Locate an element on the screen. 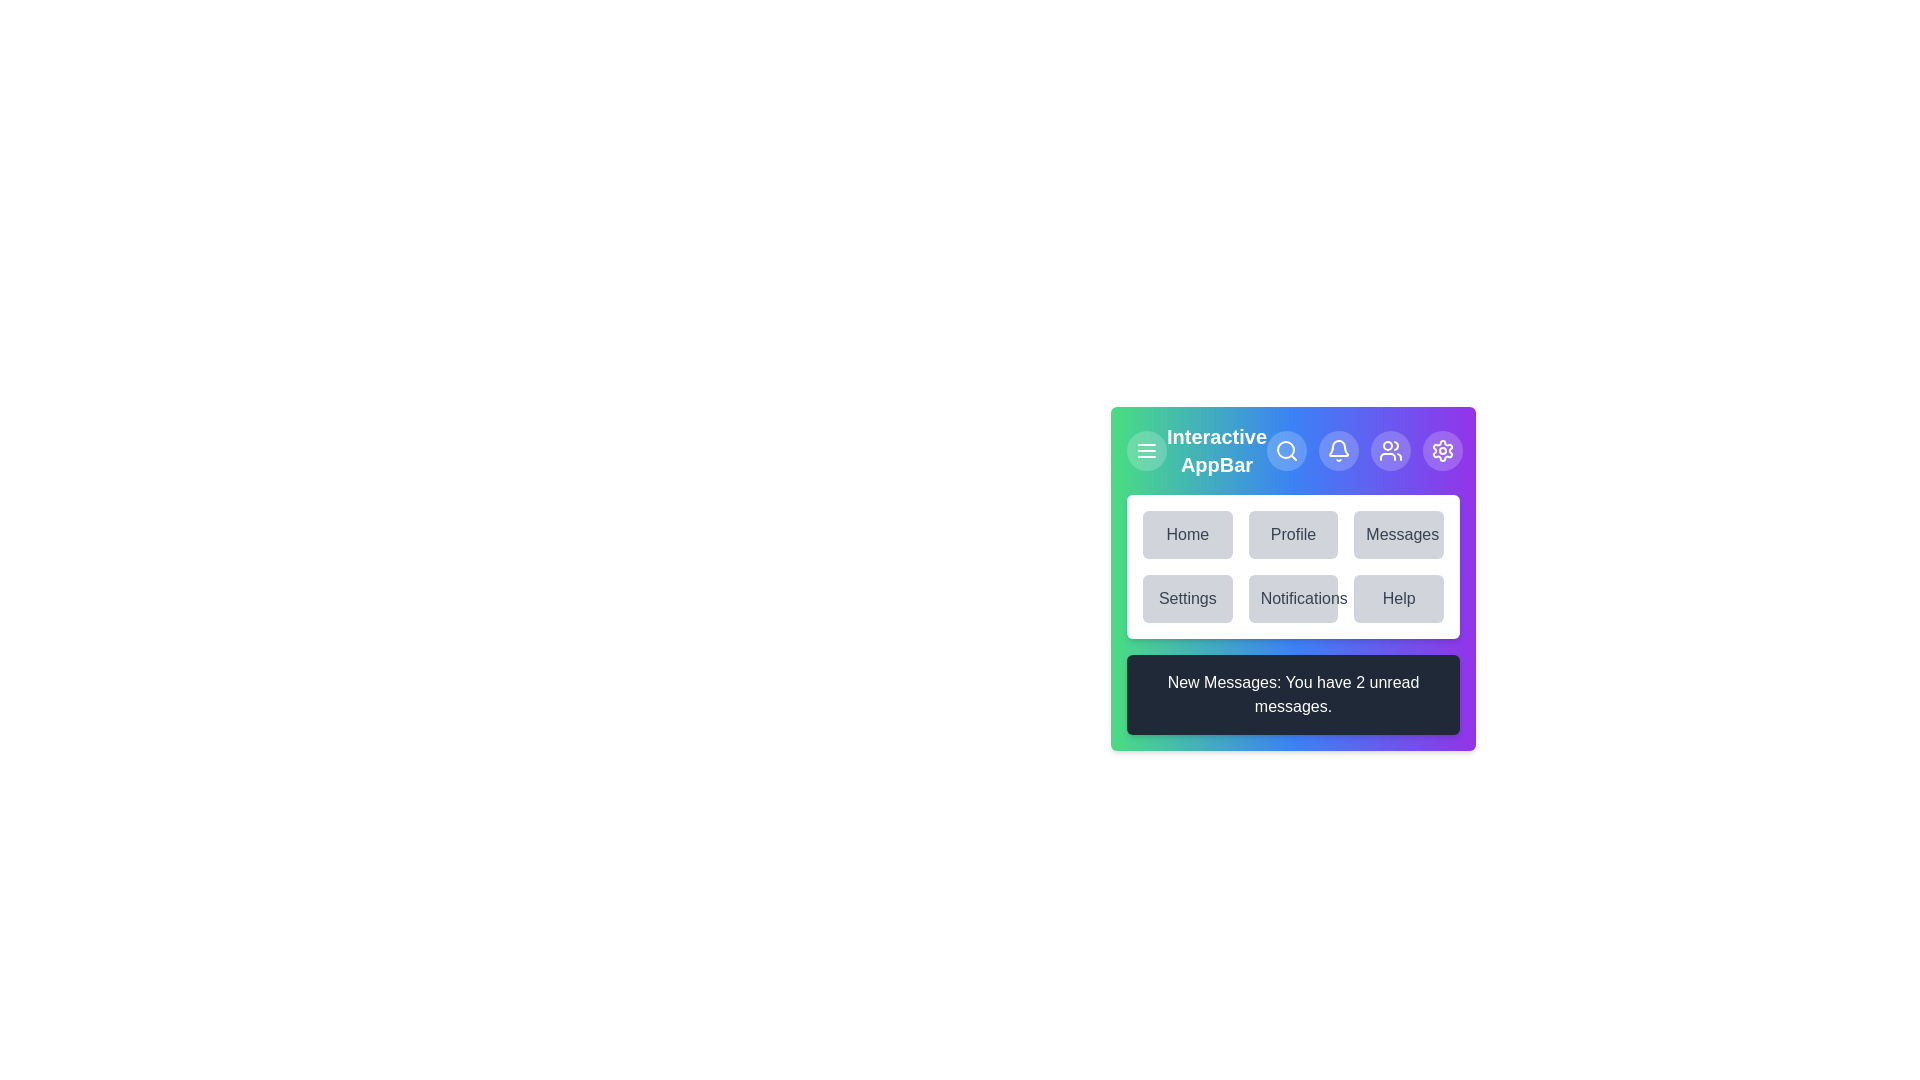  the menu item labeled Home to navigate is located at coordinates (1187, 534).